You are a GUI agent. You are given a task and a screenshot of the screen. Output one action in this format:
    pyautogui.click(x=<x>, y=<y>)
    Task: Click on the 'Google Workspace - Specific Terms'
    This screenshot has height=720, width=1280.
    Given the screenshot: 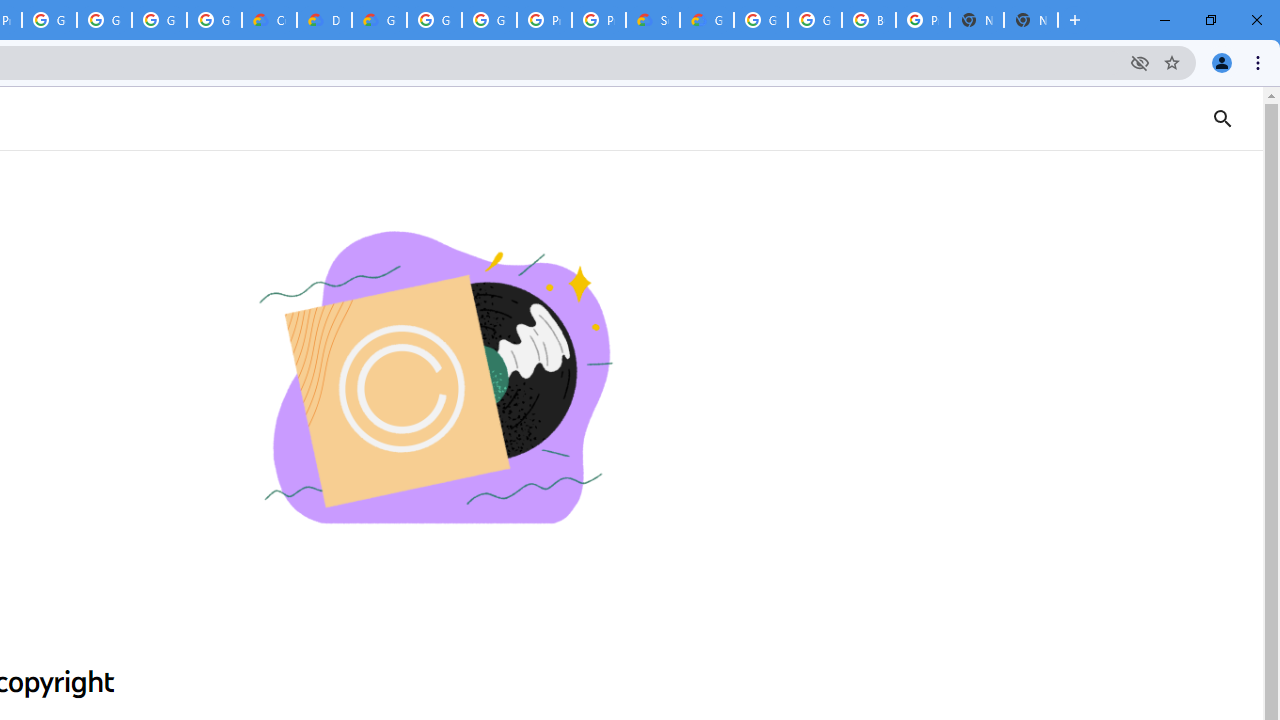 What is the action you would take?
    pyautogui.click(x=158, y=20)
    